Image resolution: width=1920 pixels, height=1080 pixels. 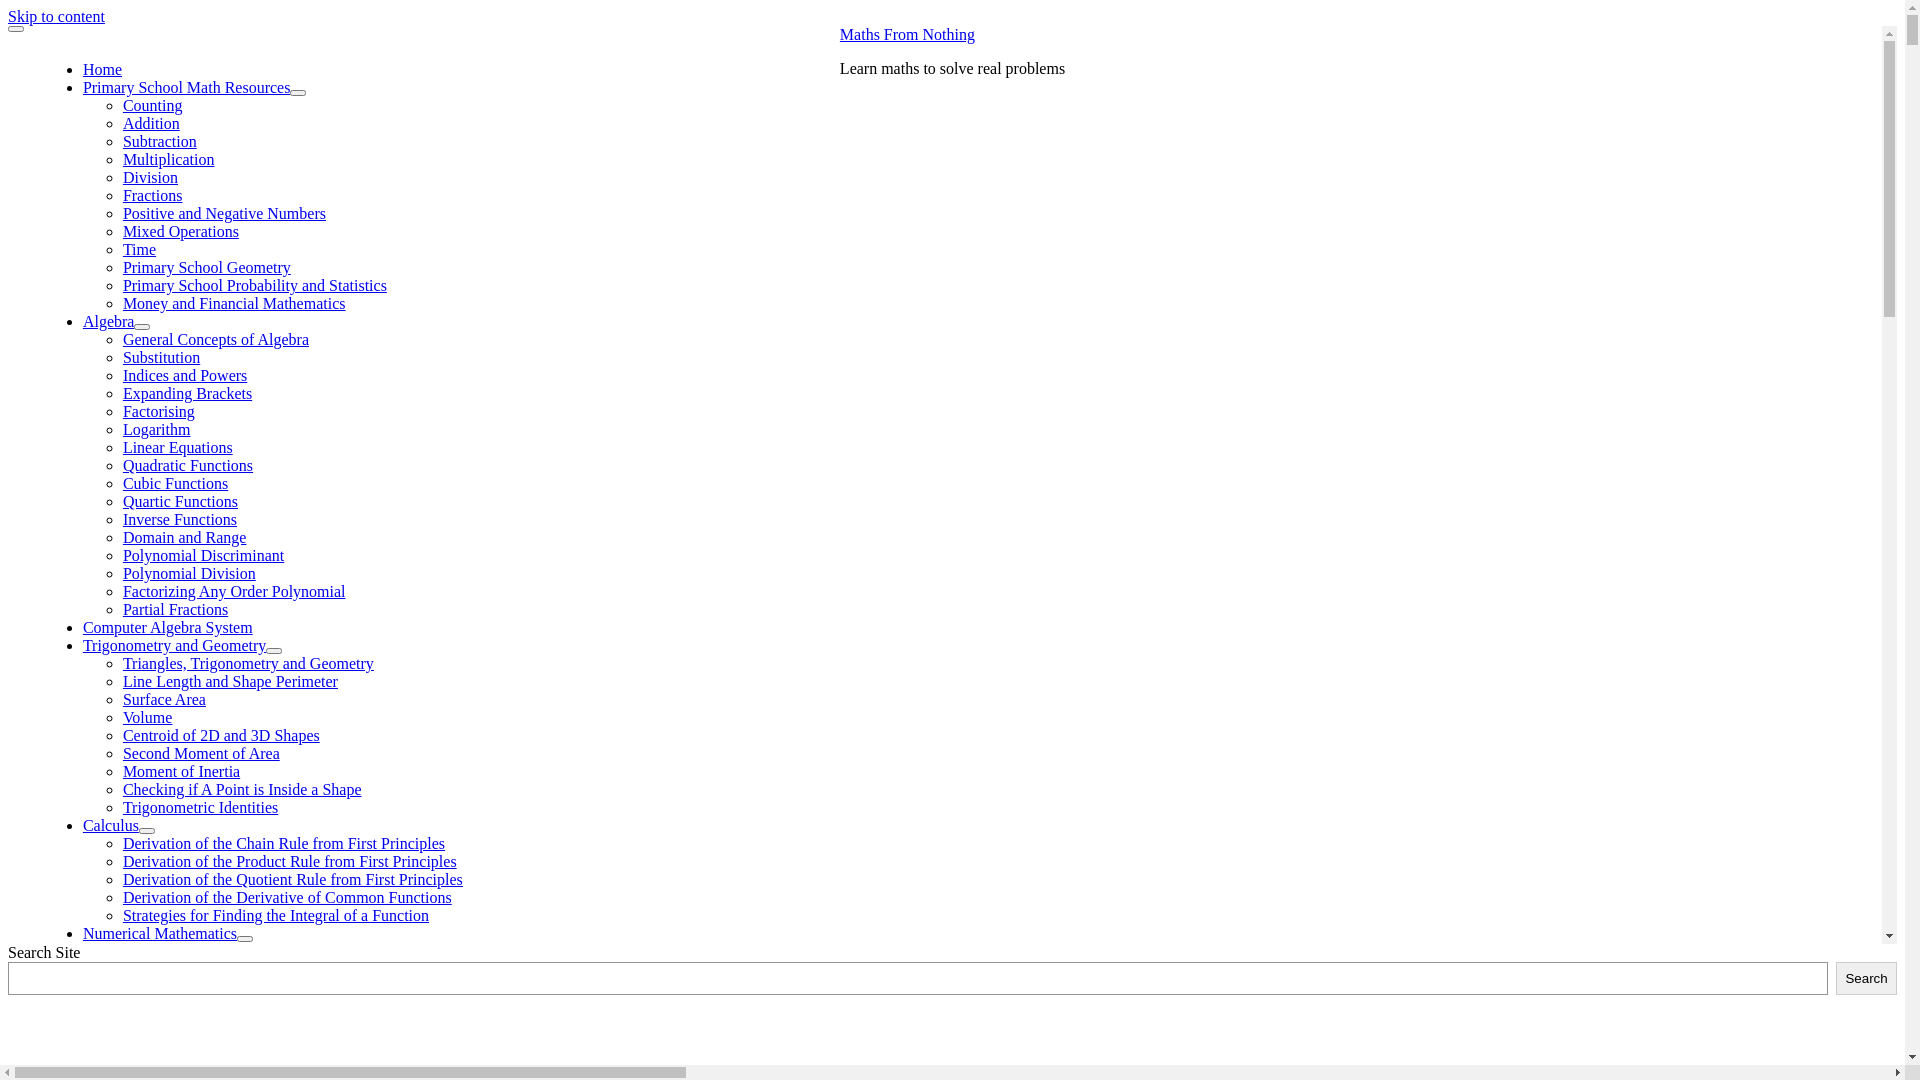 What do you see at coordinates (157, 410) in the screenshot?
I see `'Factorising'` at bounding box center [157, 410].